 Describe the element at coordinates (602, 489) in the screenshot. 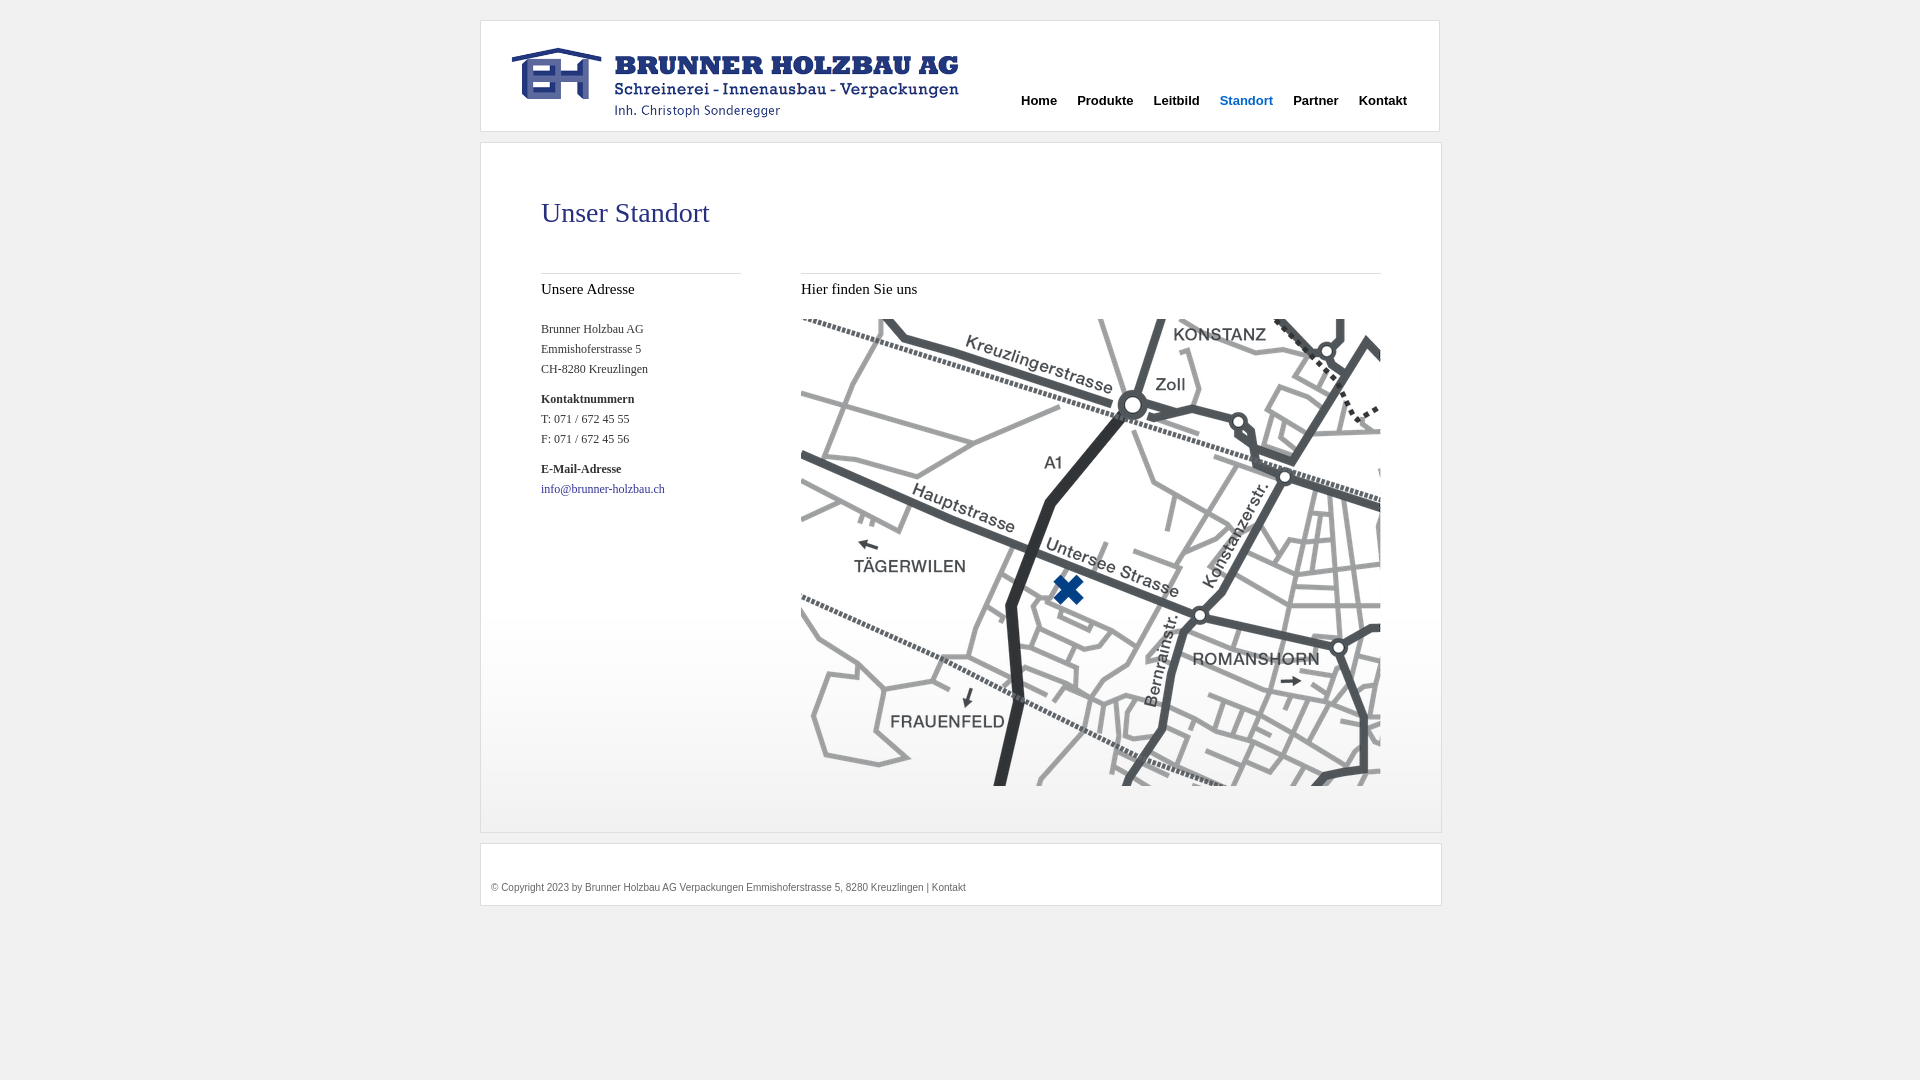

I see `'info@brunner-holzbau.ch'` at that location.